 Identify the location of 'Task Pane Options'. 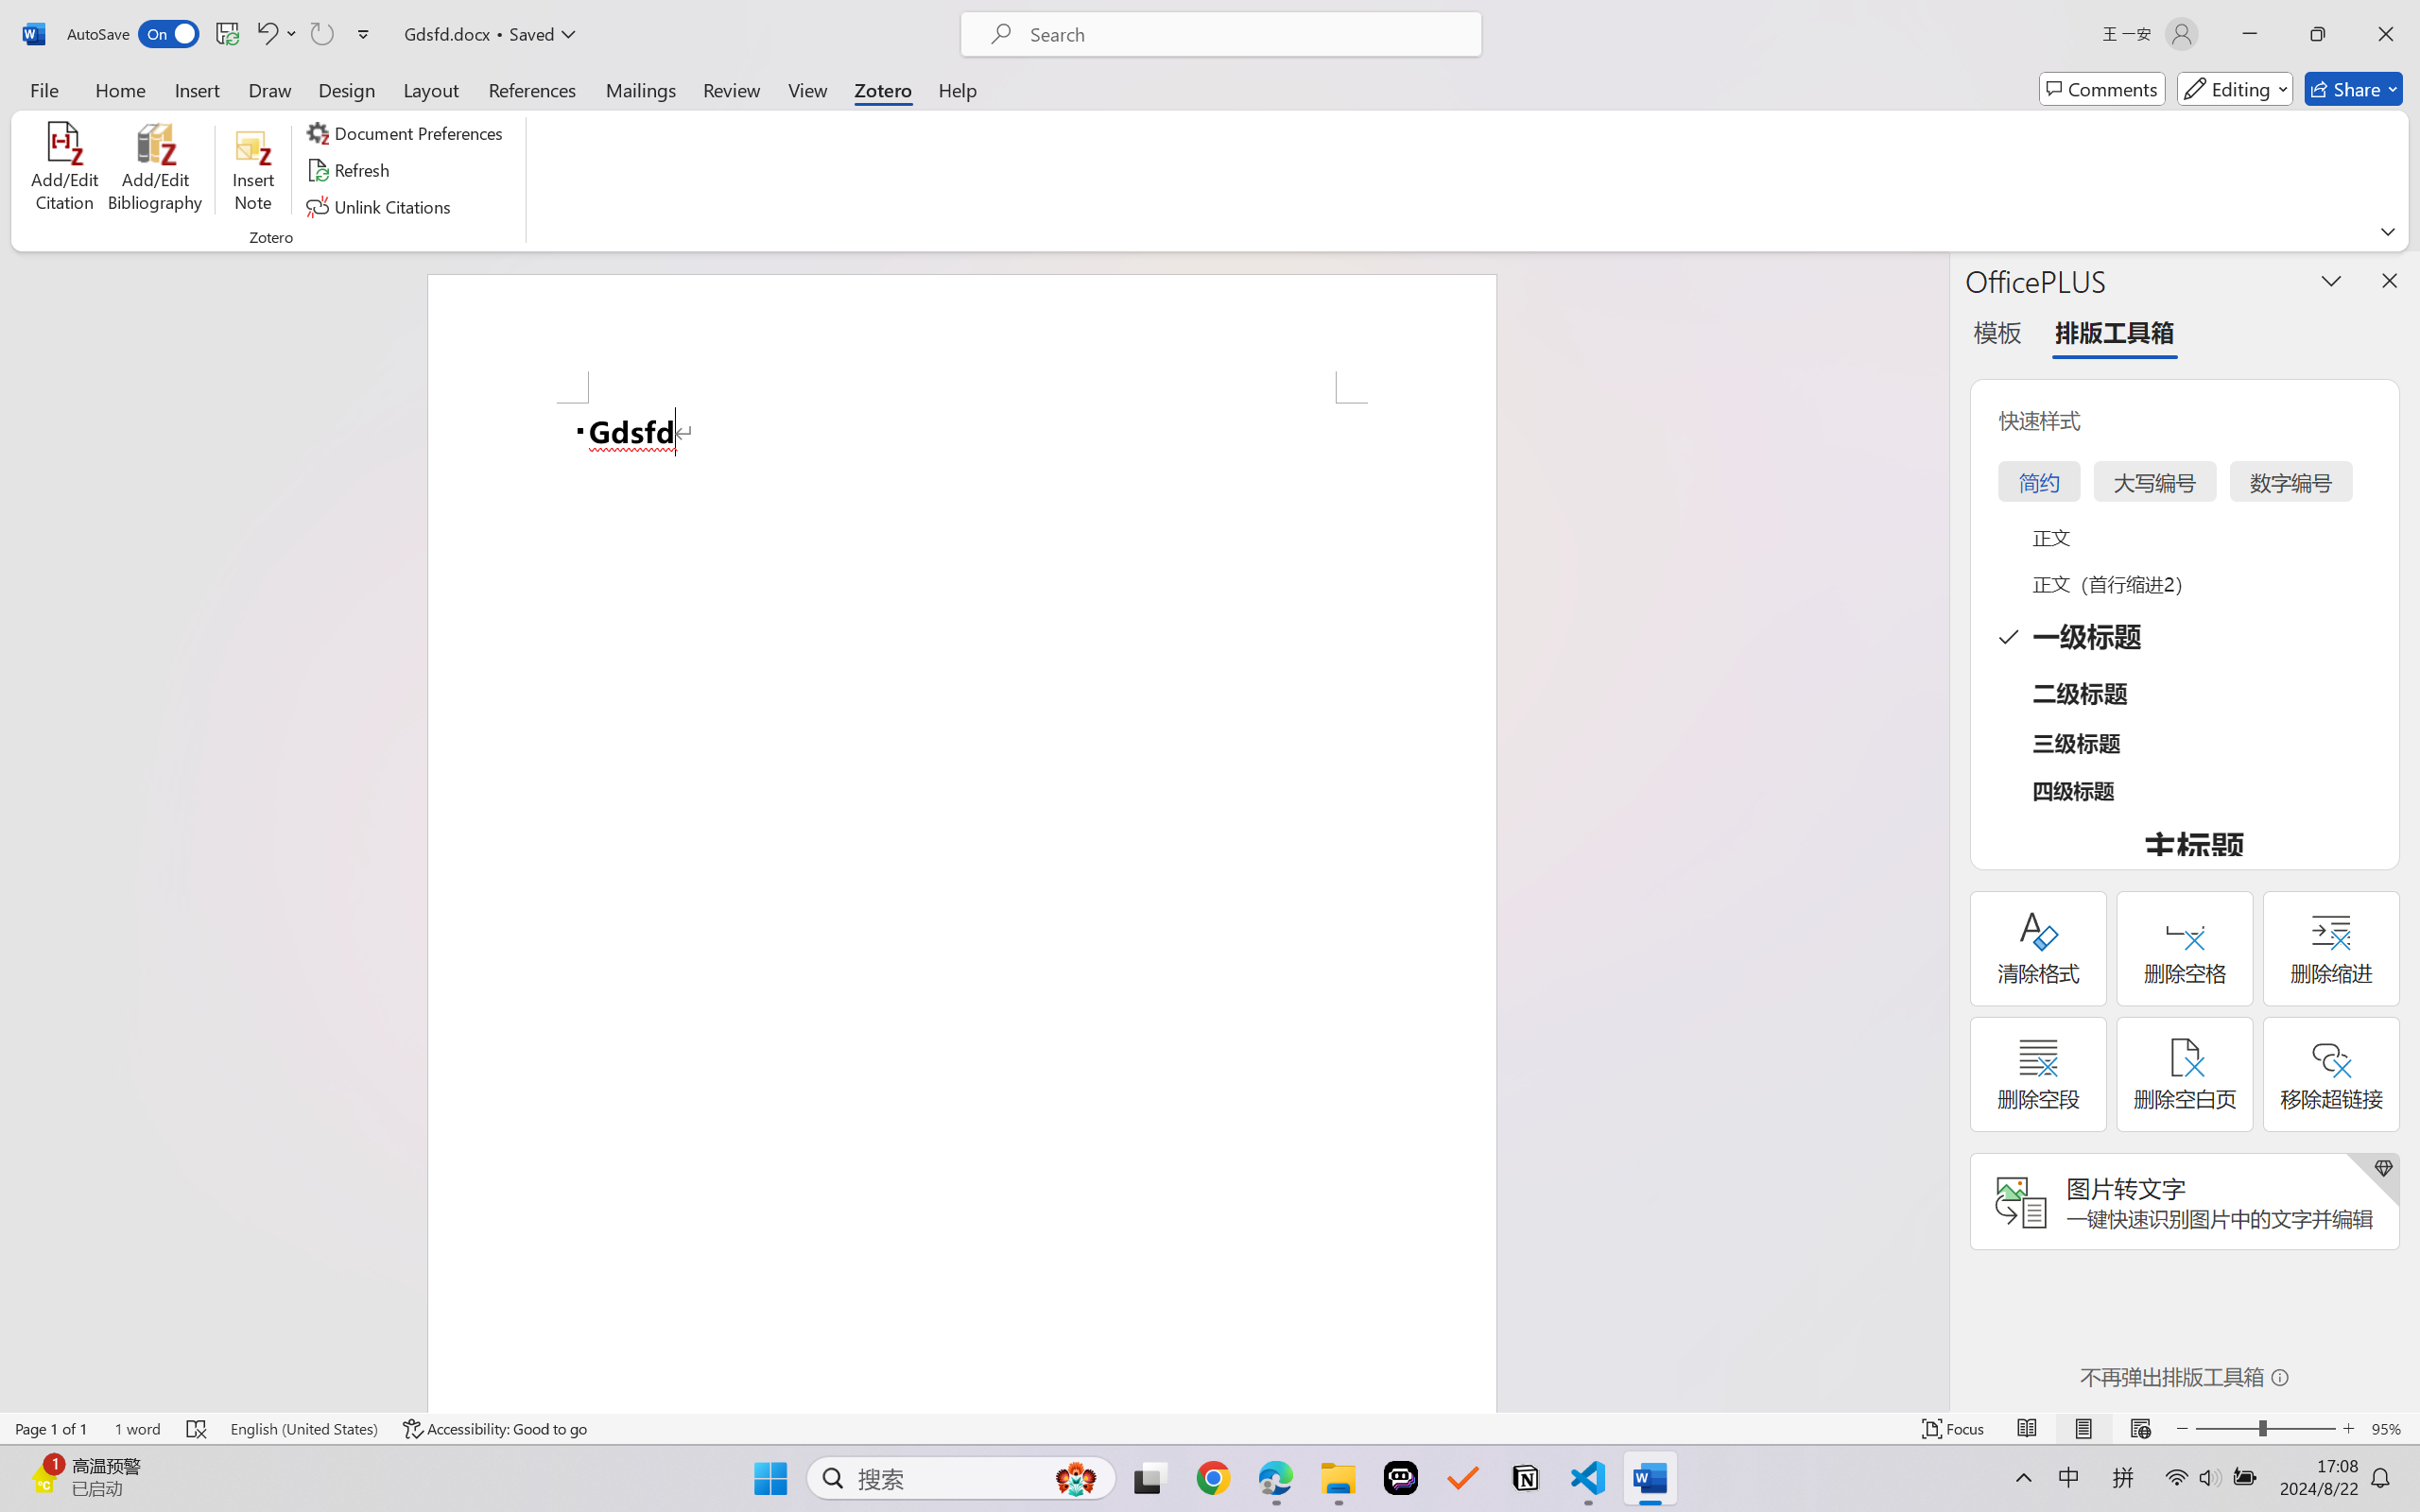
(2331, 281).